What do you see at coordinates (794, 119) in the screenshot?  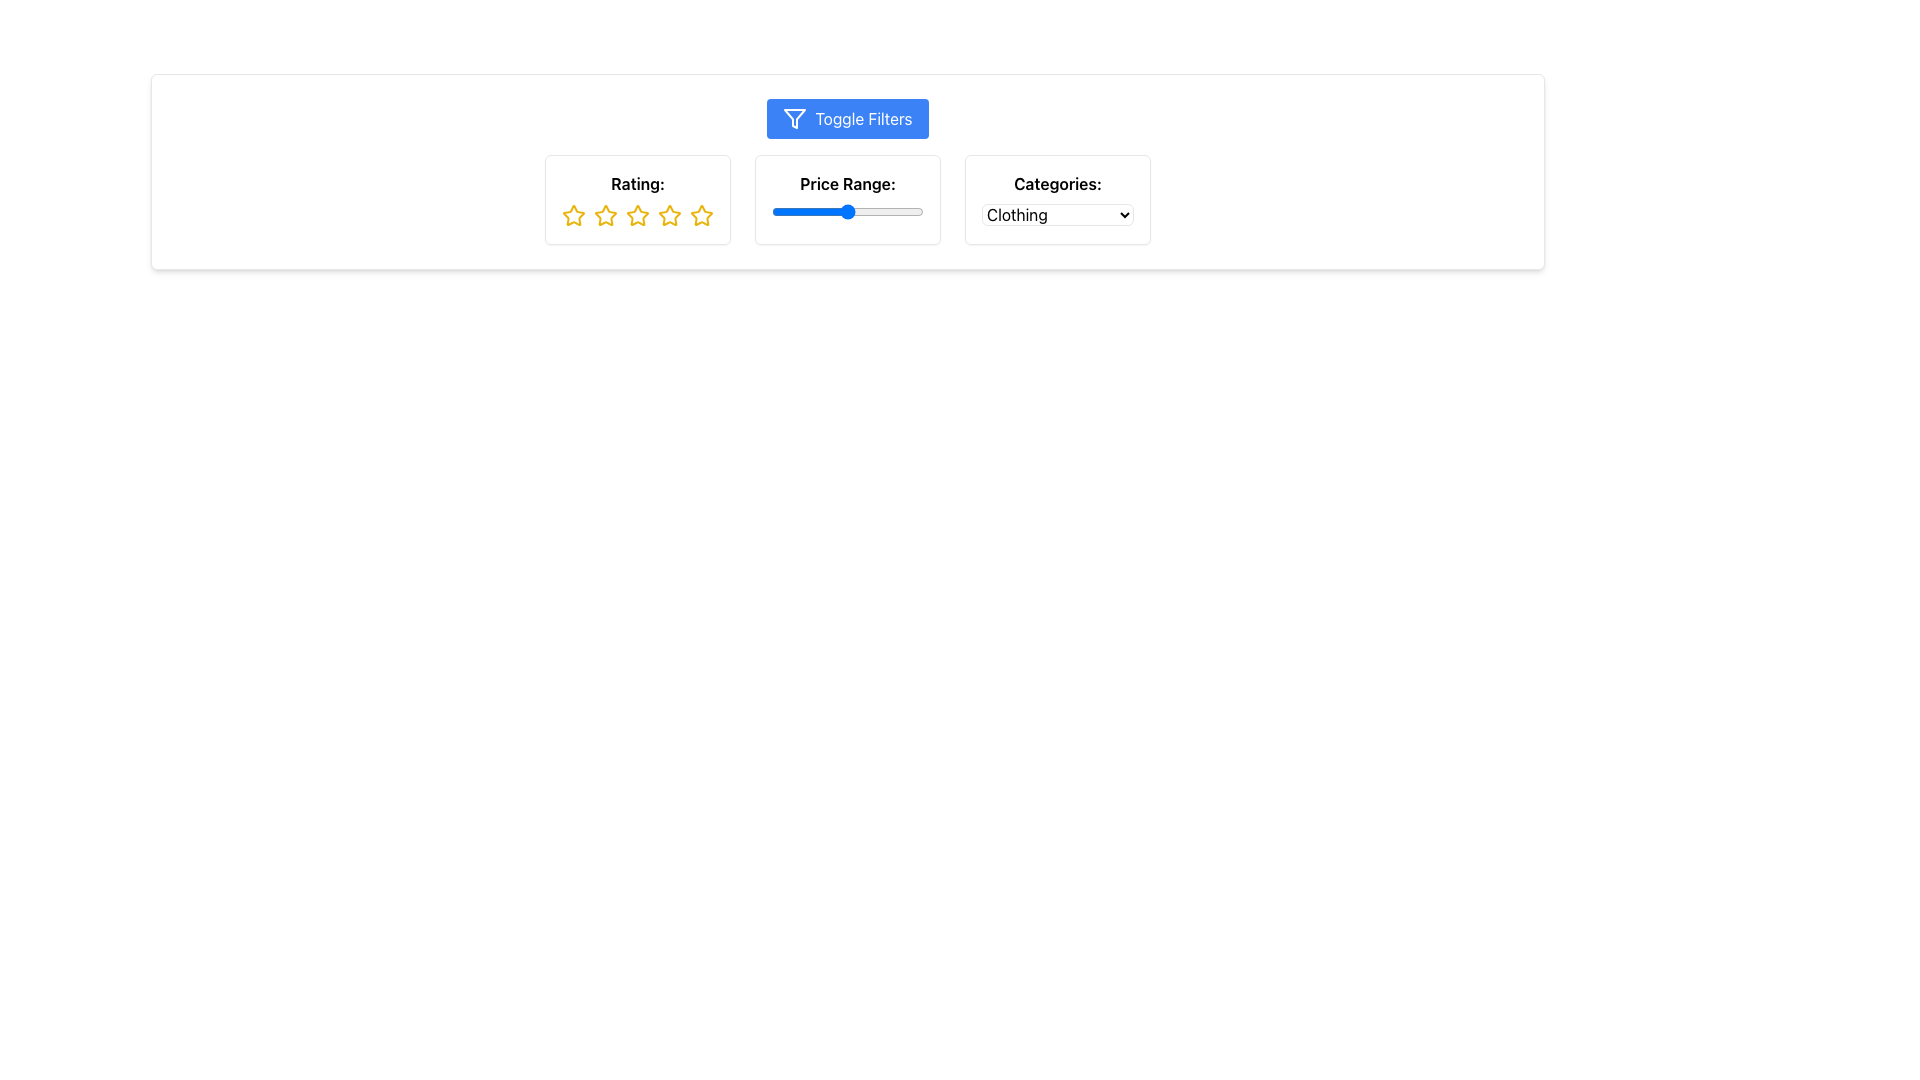 I see `the filter icon represented by a funnel-like outline, which is part of the 'Toggle Filters' button, located to the left of its text label` at bounding box center [794, 119].